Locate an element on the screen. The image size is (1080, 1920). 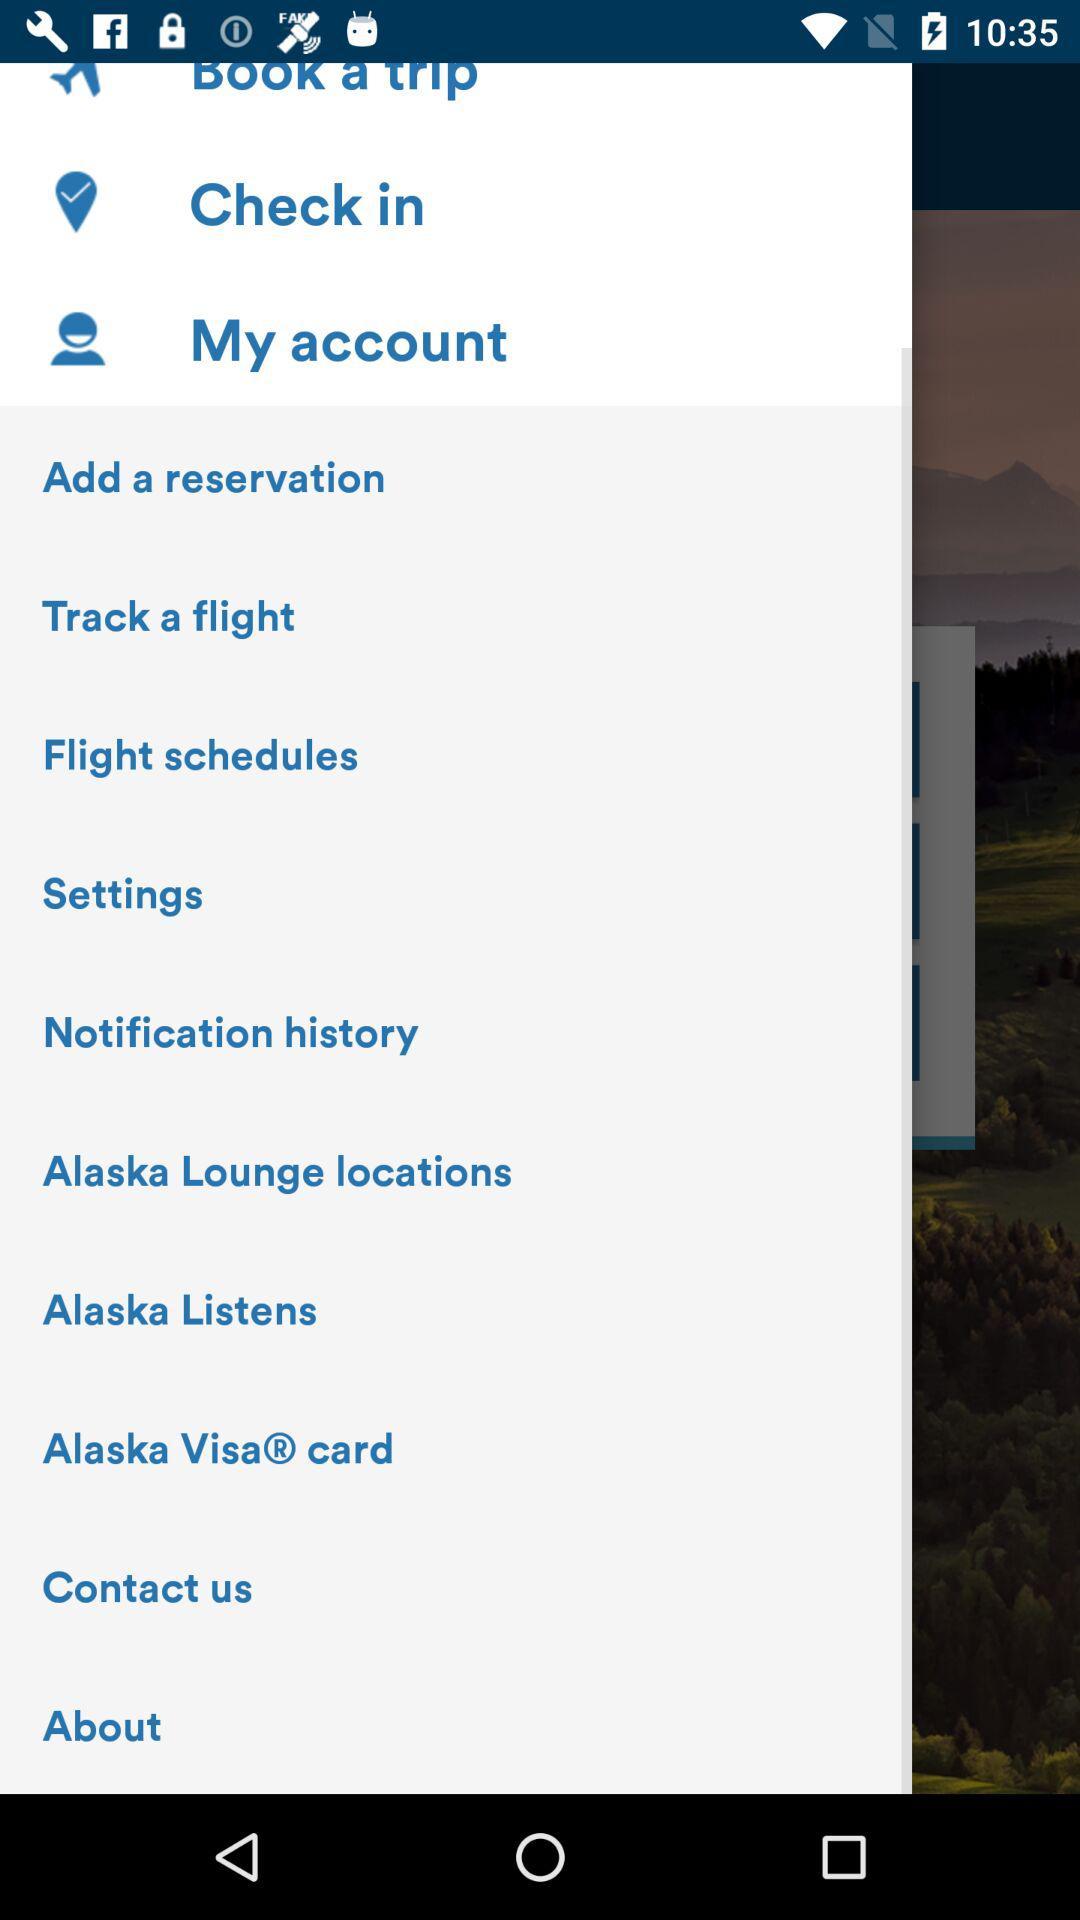
the icon beside my account is located at coordinates (75, 337).